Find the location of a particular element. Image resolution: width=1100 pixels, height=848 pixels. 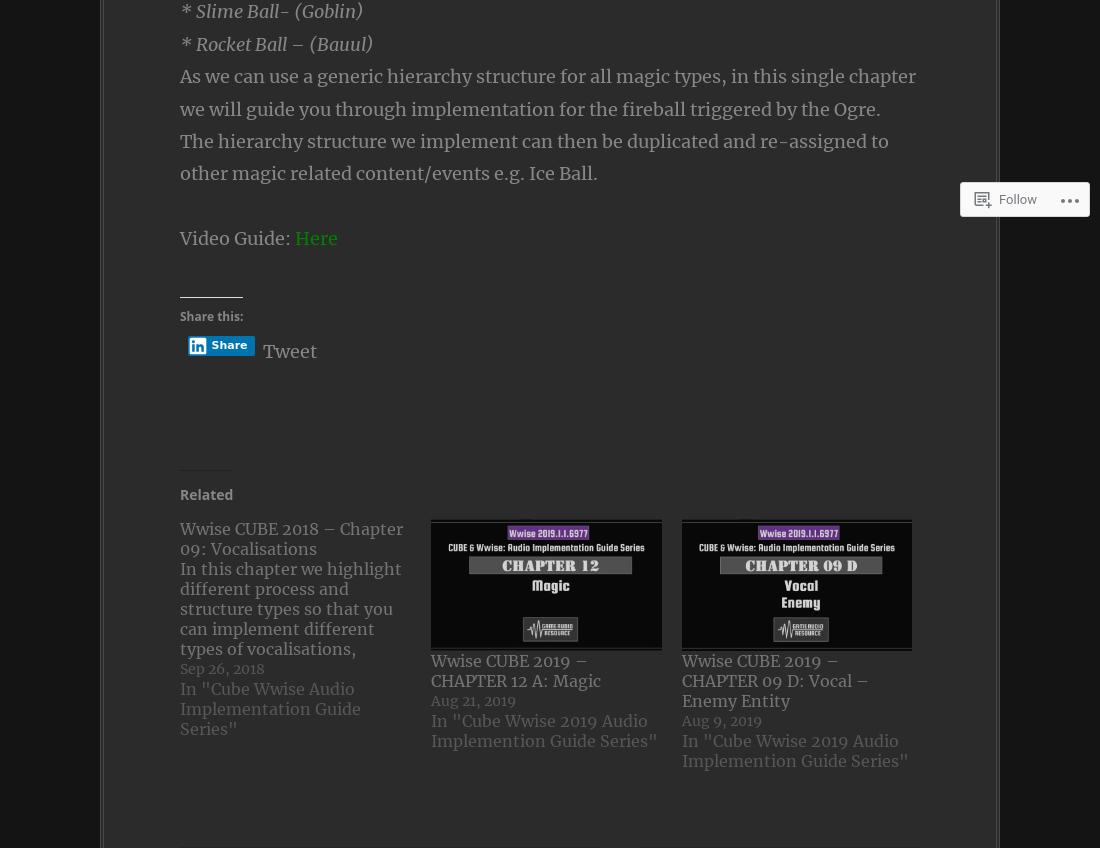

'Follow' is located at coordinates (1017, 123).